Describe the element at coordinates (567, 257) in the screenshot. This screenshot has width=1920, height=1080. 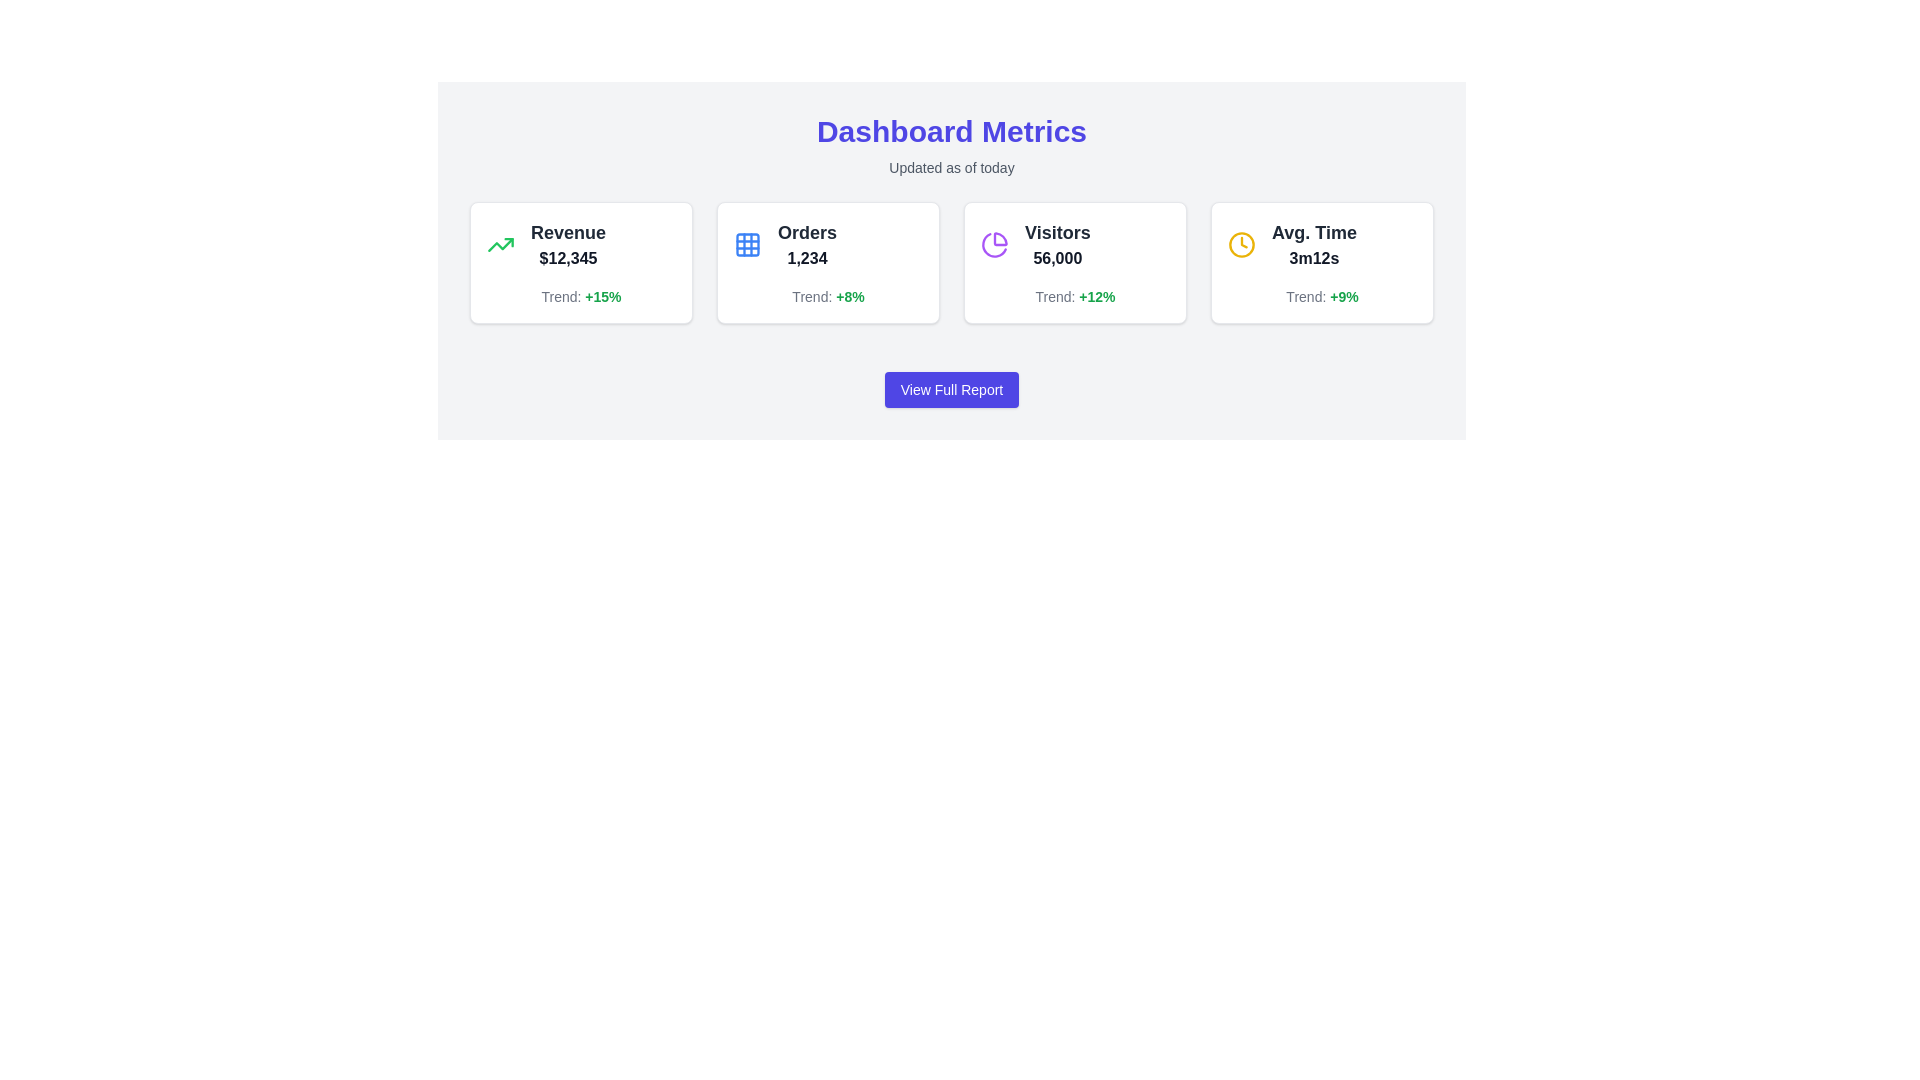
I see `the revenue value text label located in the second position of the first metric card, which is below the 'Revenue' label in a dashboard metric card layout` at that location.